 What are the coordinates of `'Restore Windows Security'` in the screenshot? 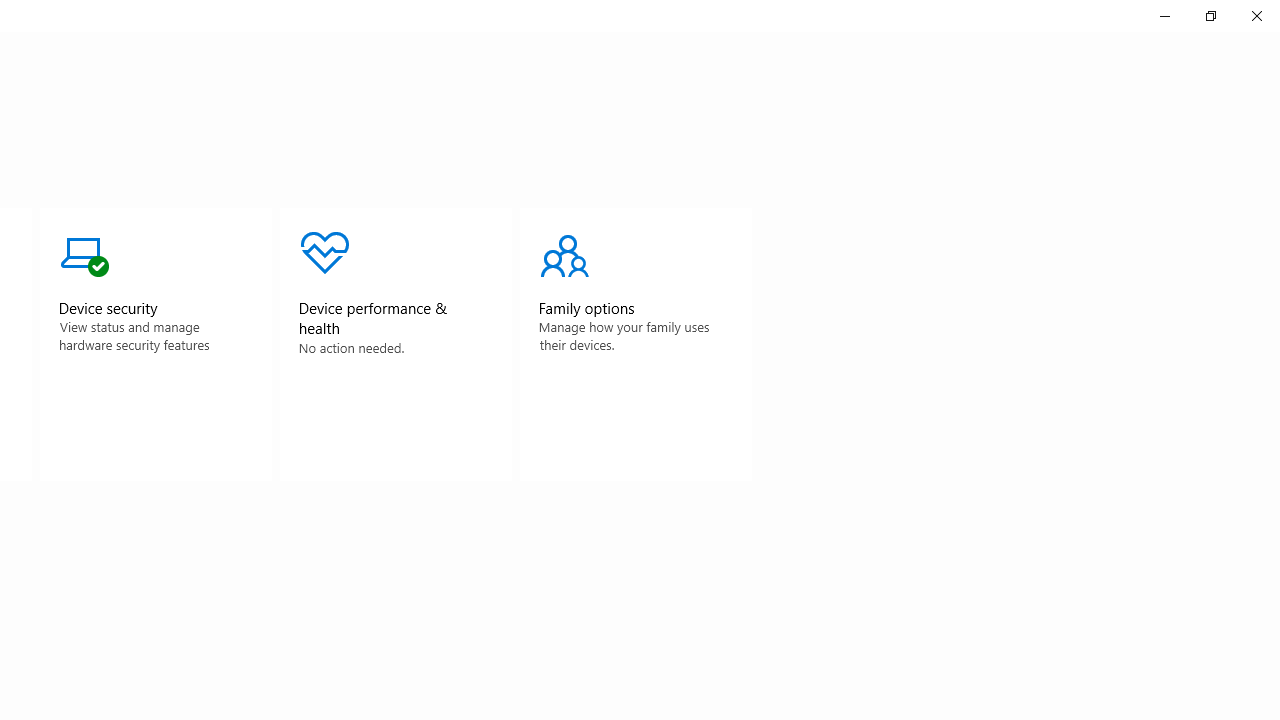 It's located at (1209, 15).